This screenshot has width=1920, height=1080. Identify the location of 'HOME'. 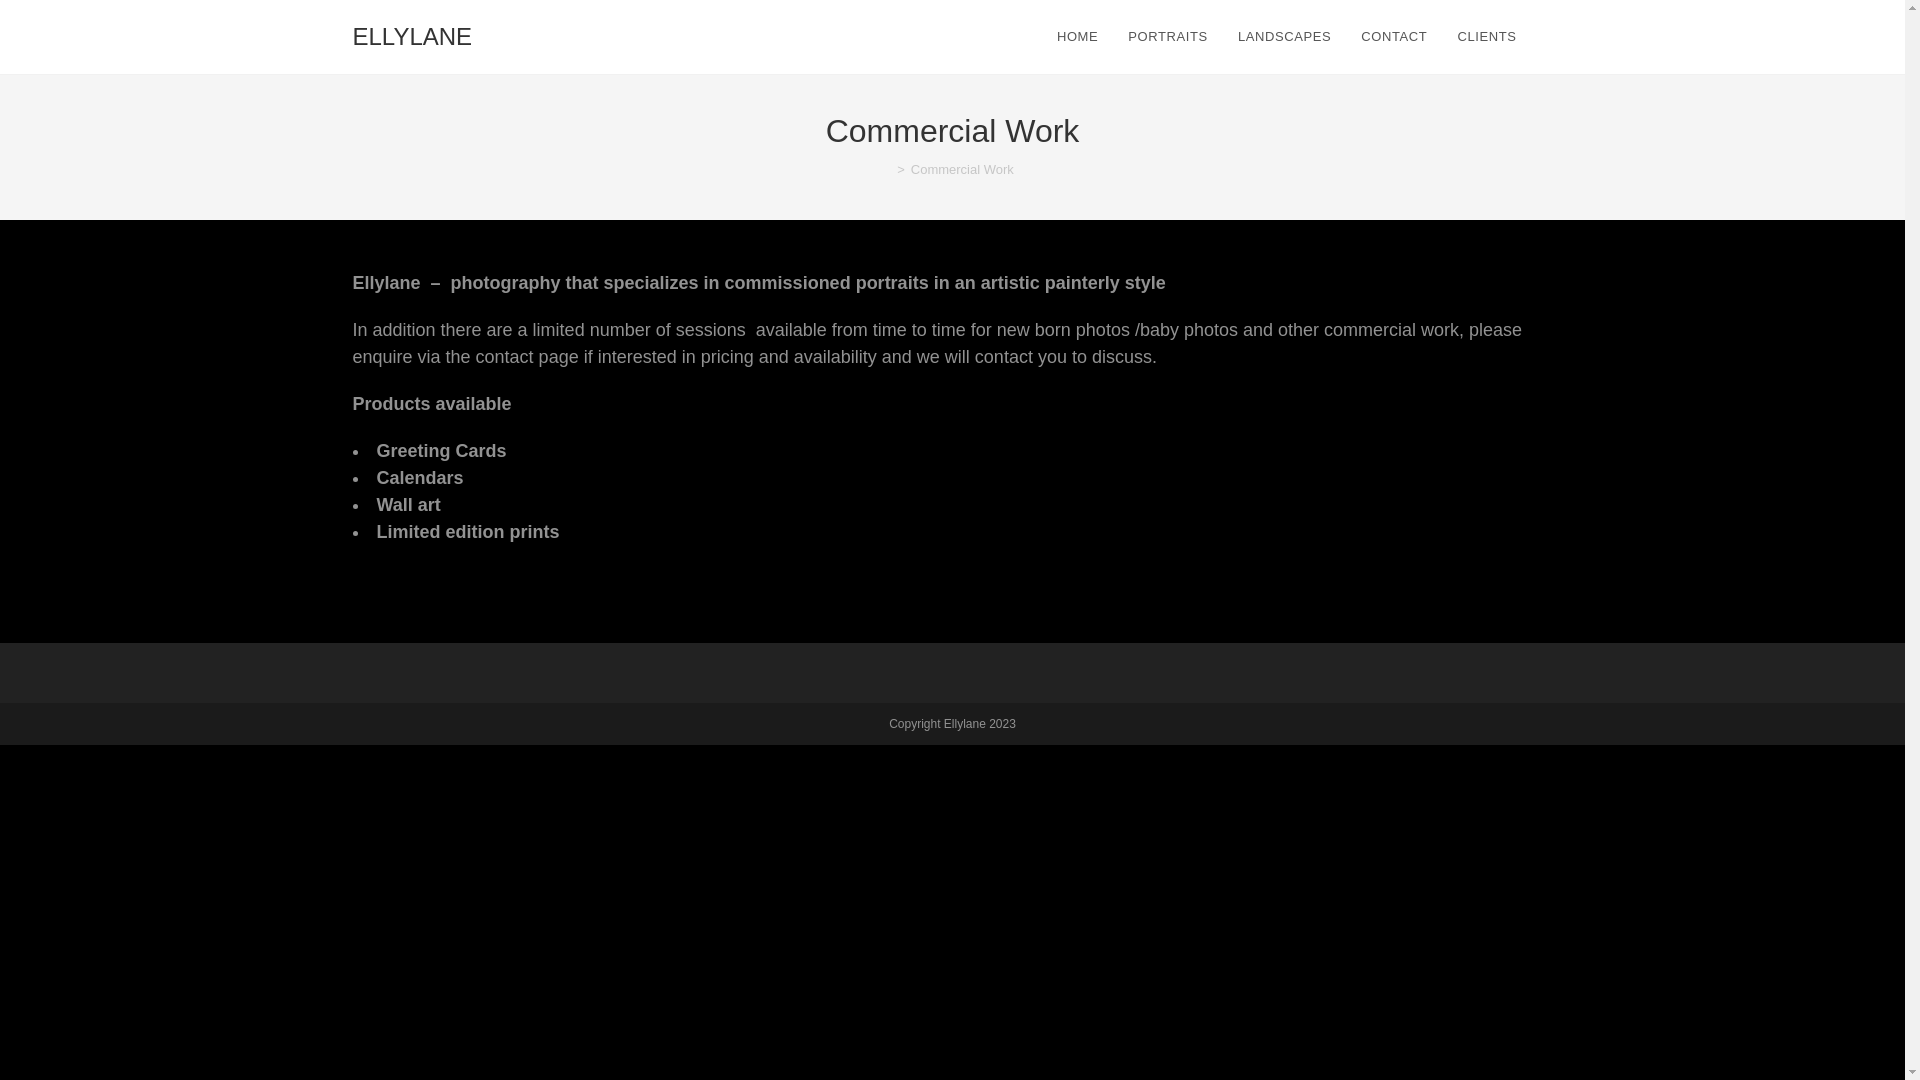
(1076, 37).